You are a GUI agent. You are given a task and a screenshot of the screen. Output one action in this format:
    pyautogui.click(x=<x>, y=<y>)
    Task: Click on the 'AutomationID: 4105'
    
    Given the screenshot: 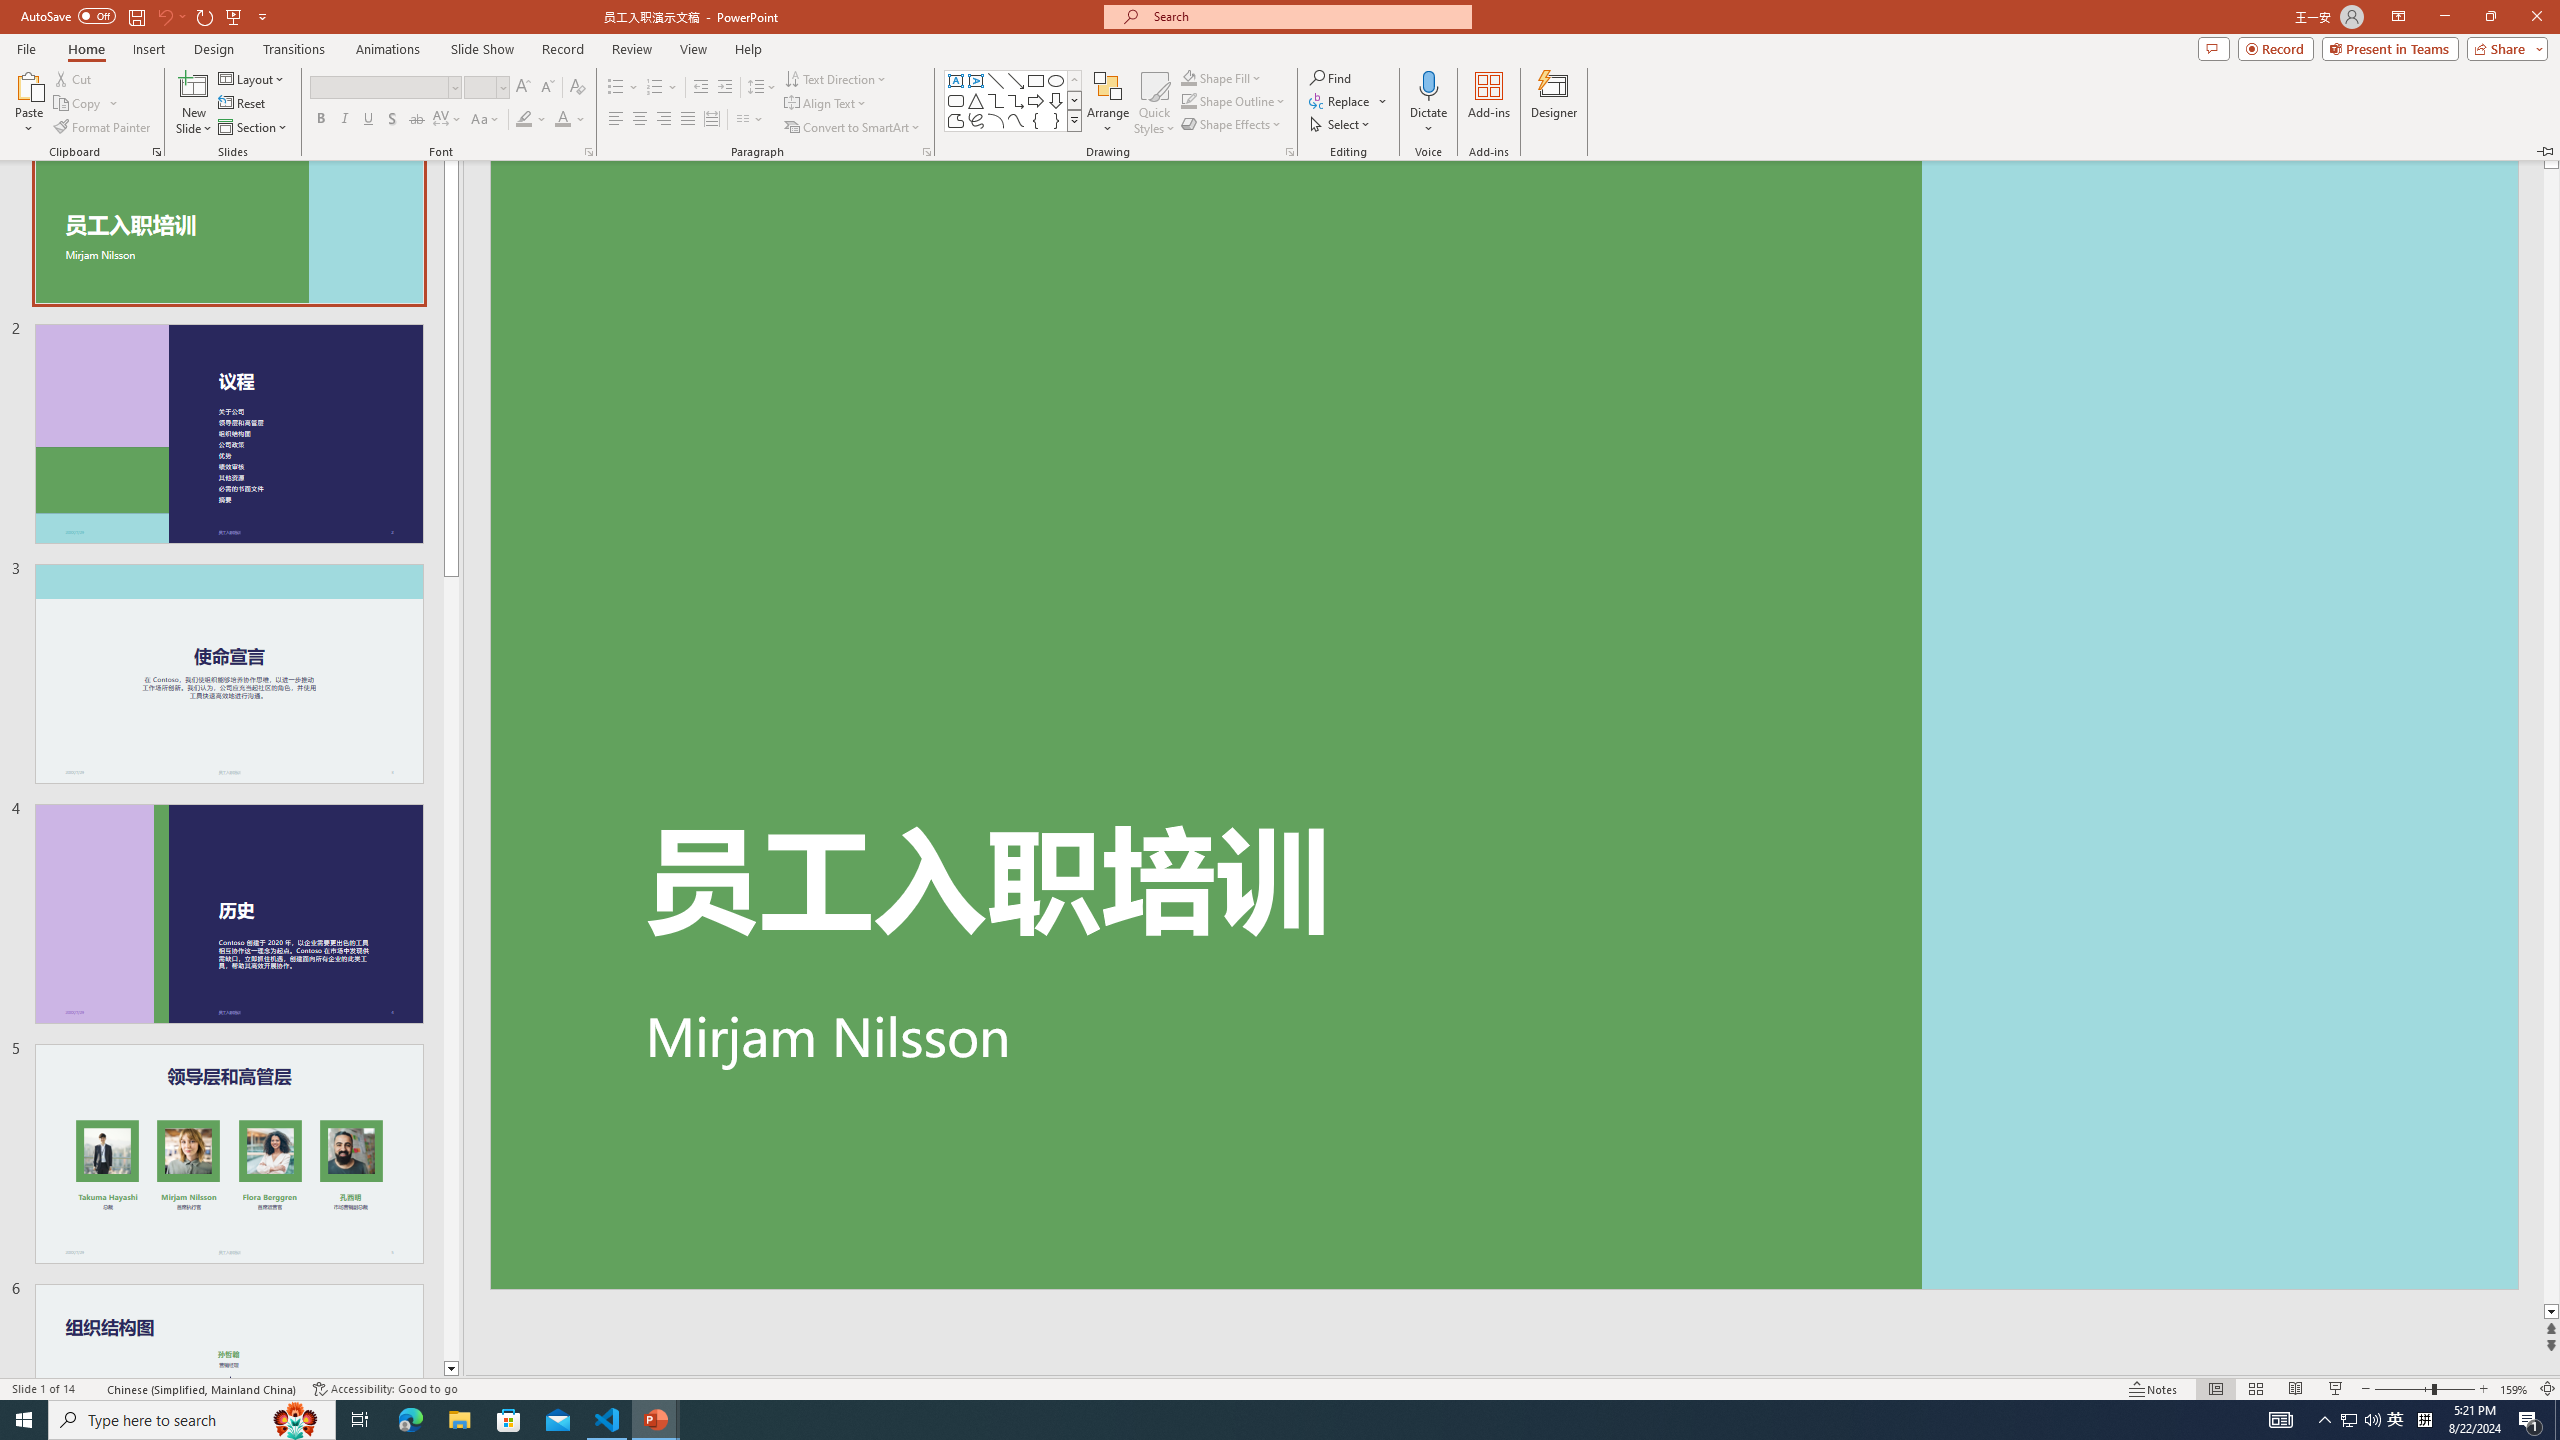 What is the action you would take?
    pyautogui.click(x=2279, y=1418)
    